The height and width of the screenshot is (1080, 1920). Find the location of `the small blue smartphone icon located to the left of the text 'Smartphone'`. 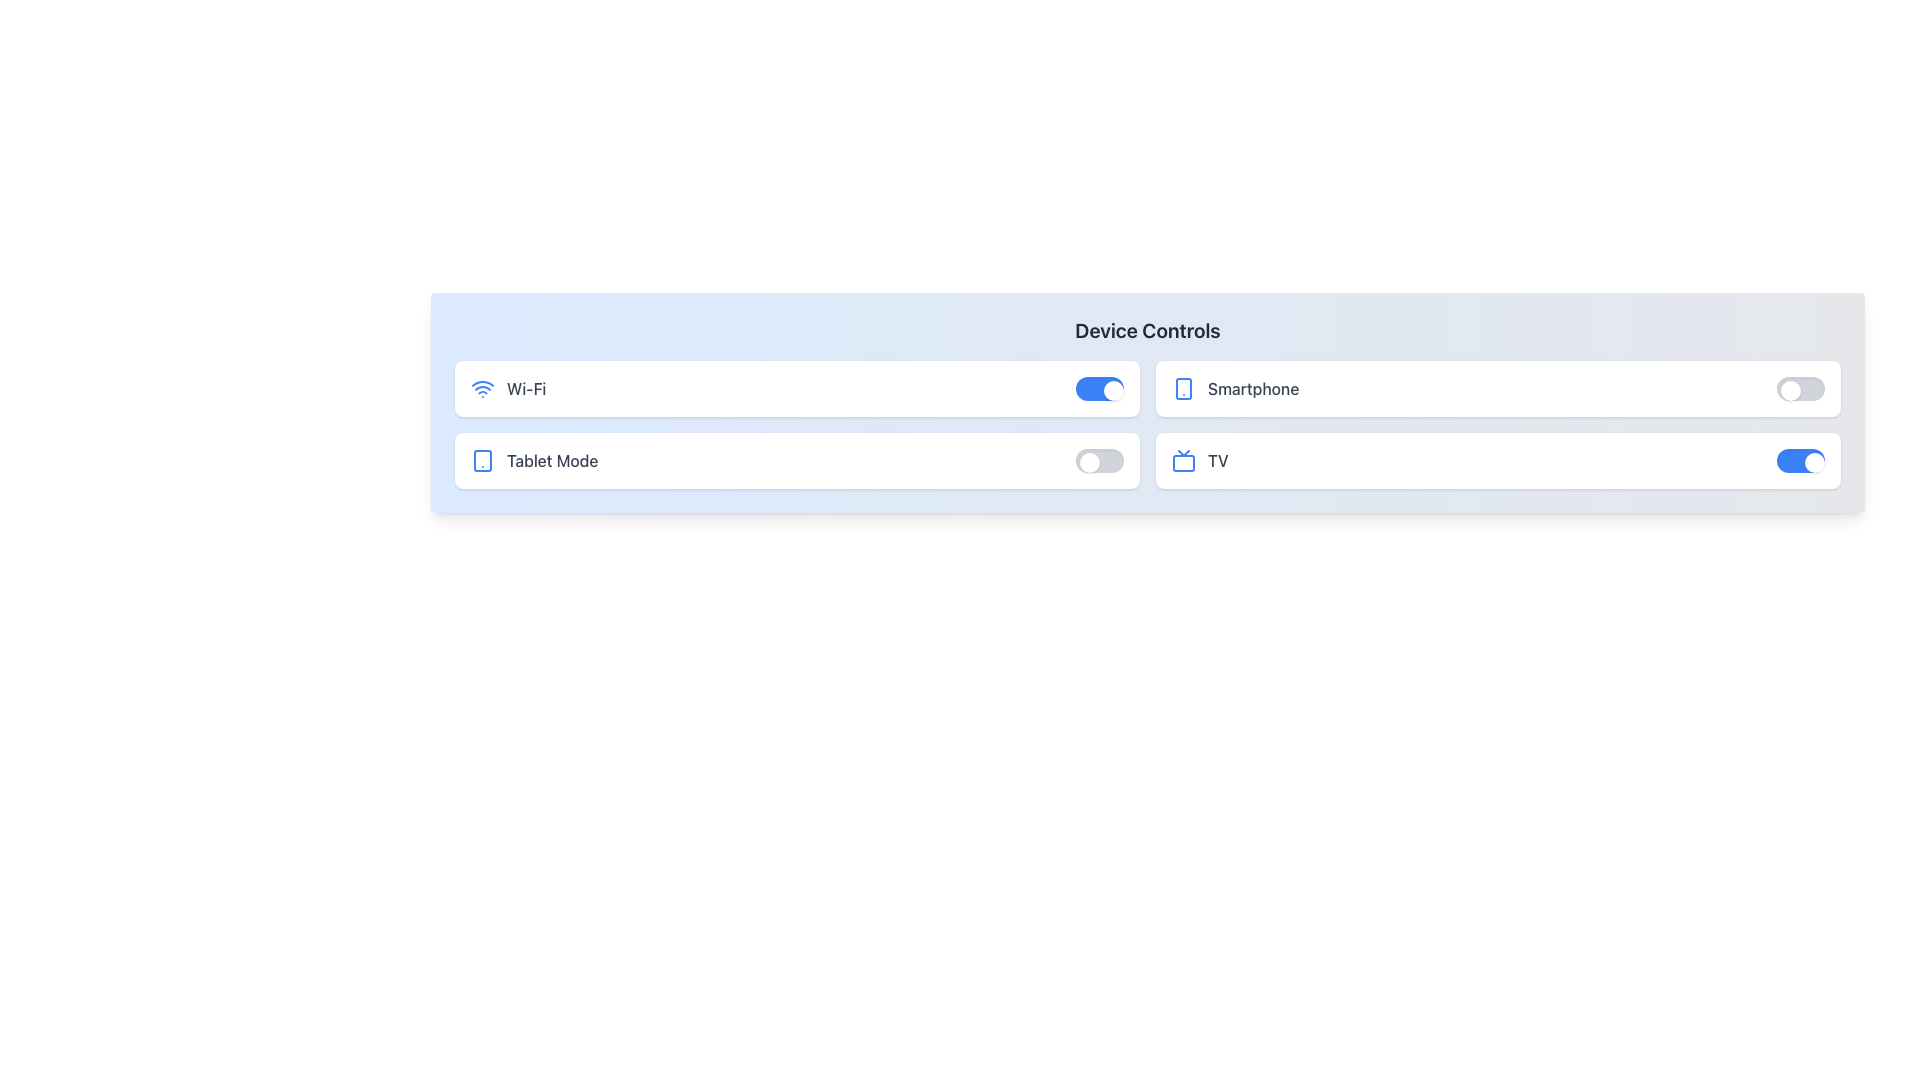

the small blue smartphone icon located to the left of the text 'Smartphone' is located at coordinates (1184, 389).